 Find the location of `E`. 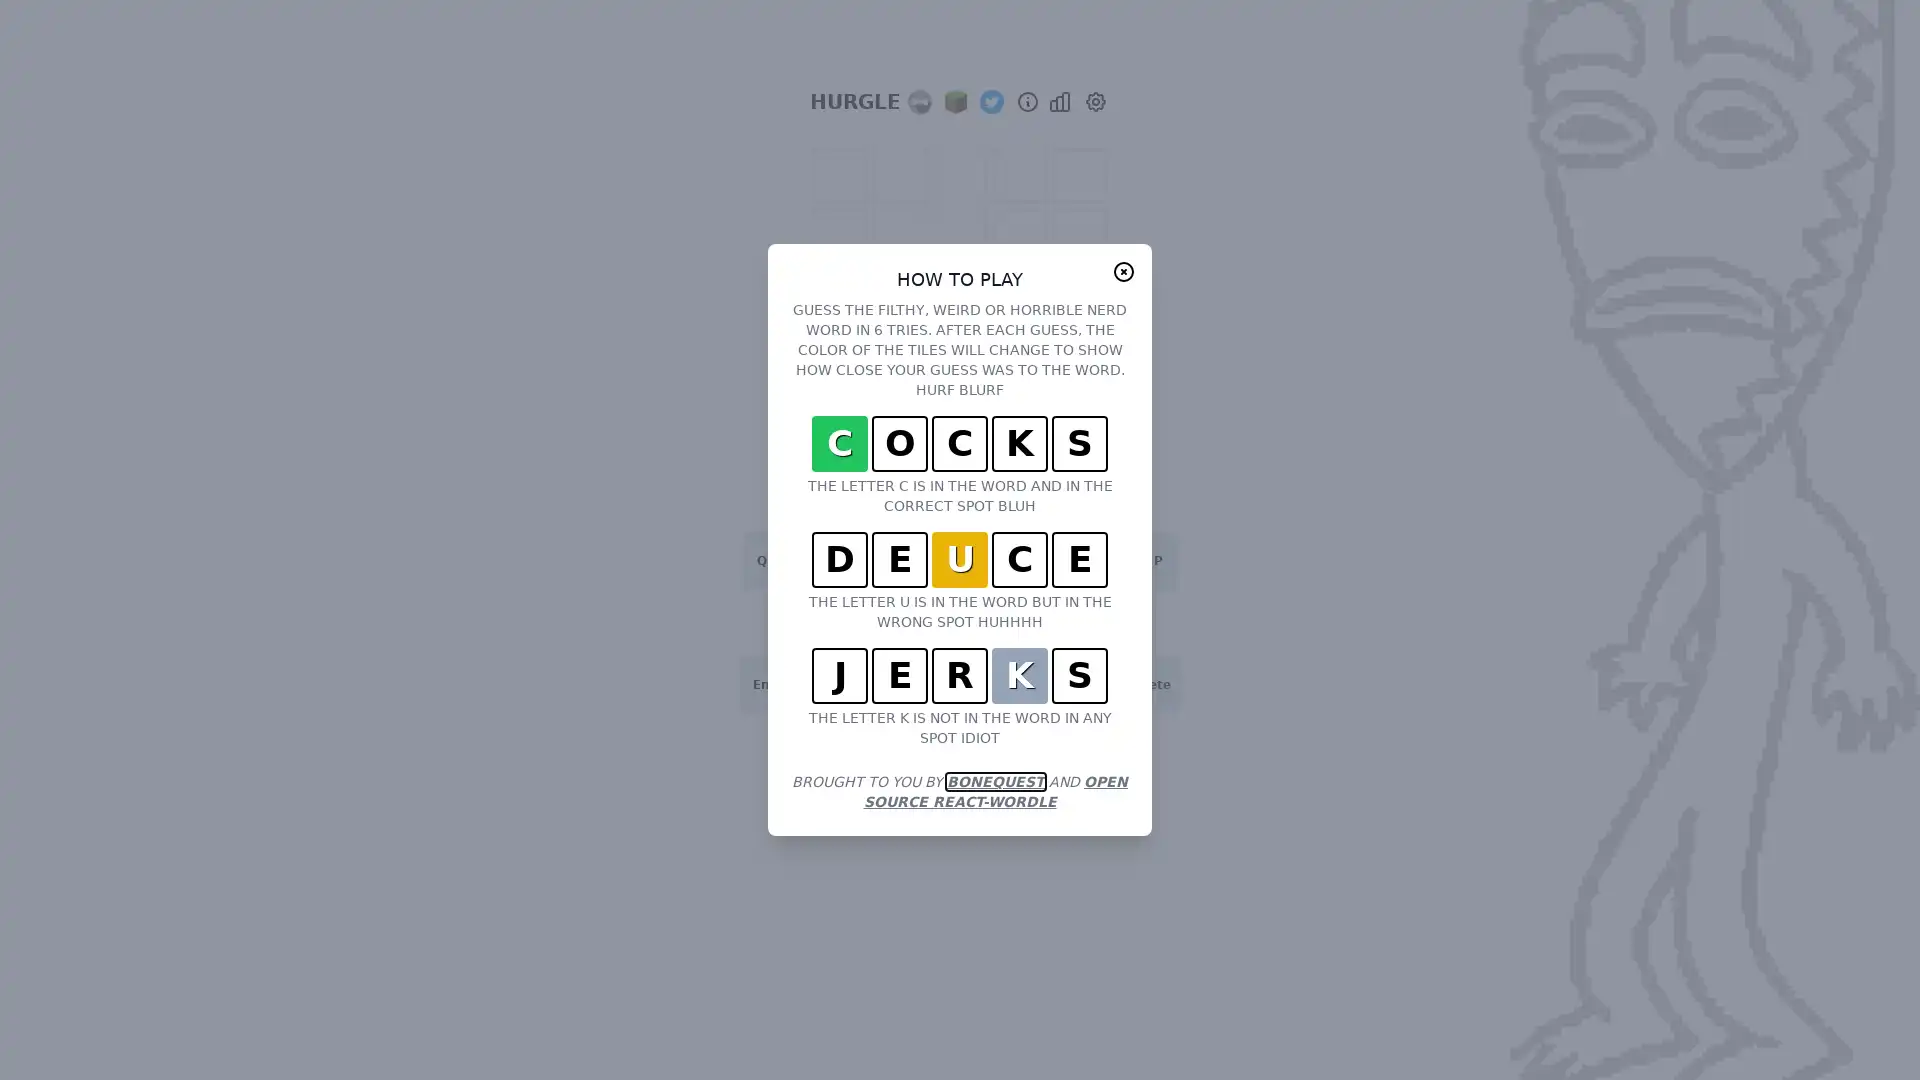

E is located at coordinates (849, 560).